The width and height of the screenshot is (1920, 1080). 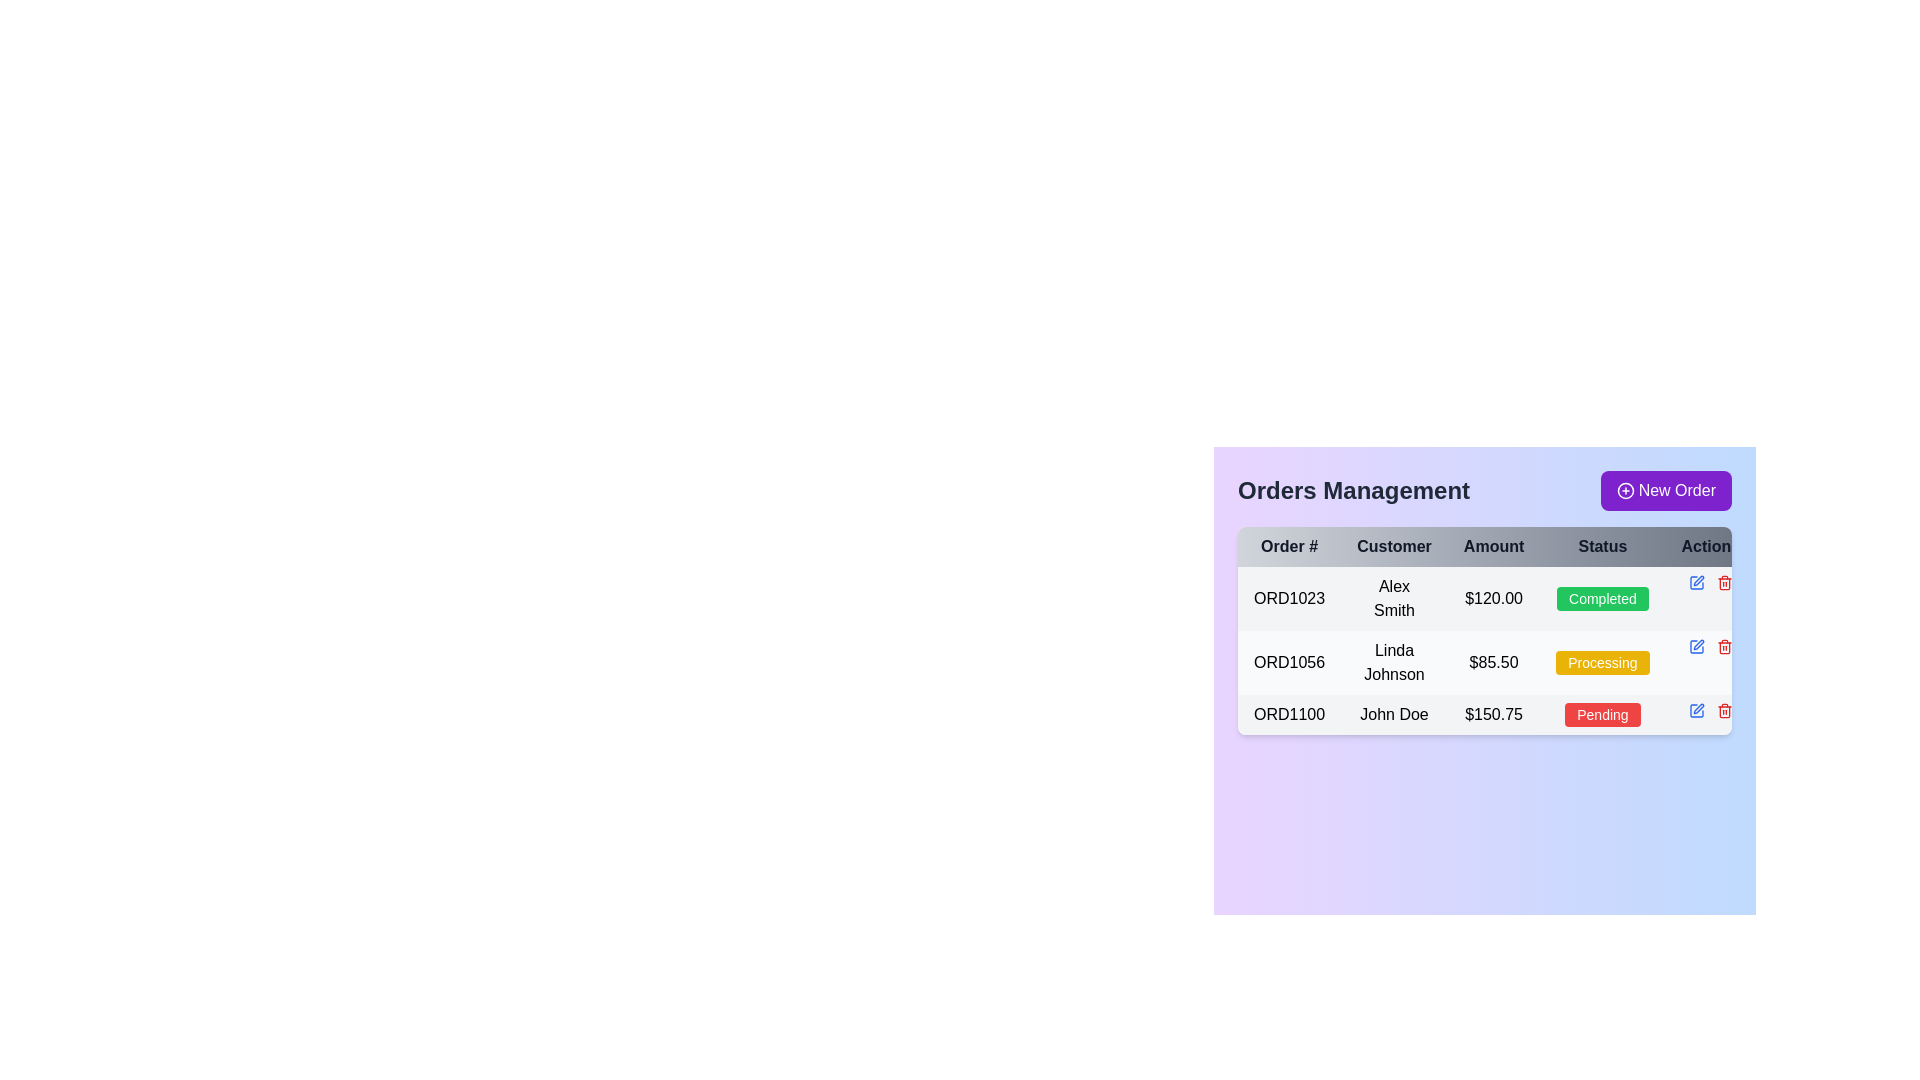 I want to click on the pen icon button located in the 'Action' column of the 'Orders Management' table for order 'ORD1100' to trigger the tooltip or hover effect, so click(x=1697, y=708).